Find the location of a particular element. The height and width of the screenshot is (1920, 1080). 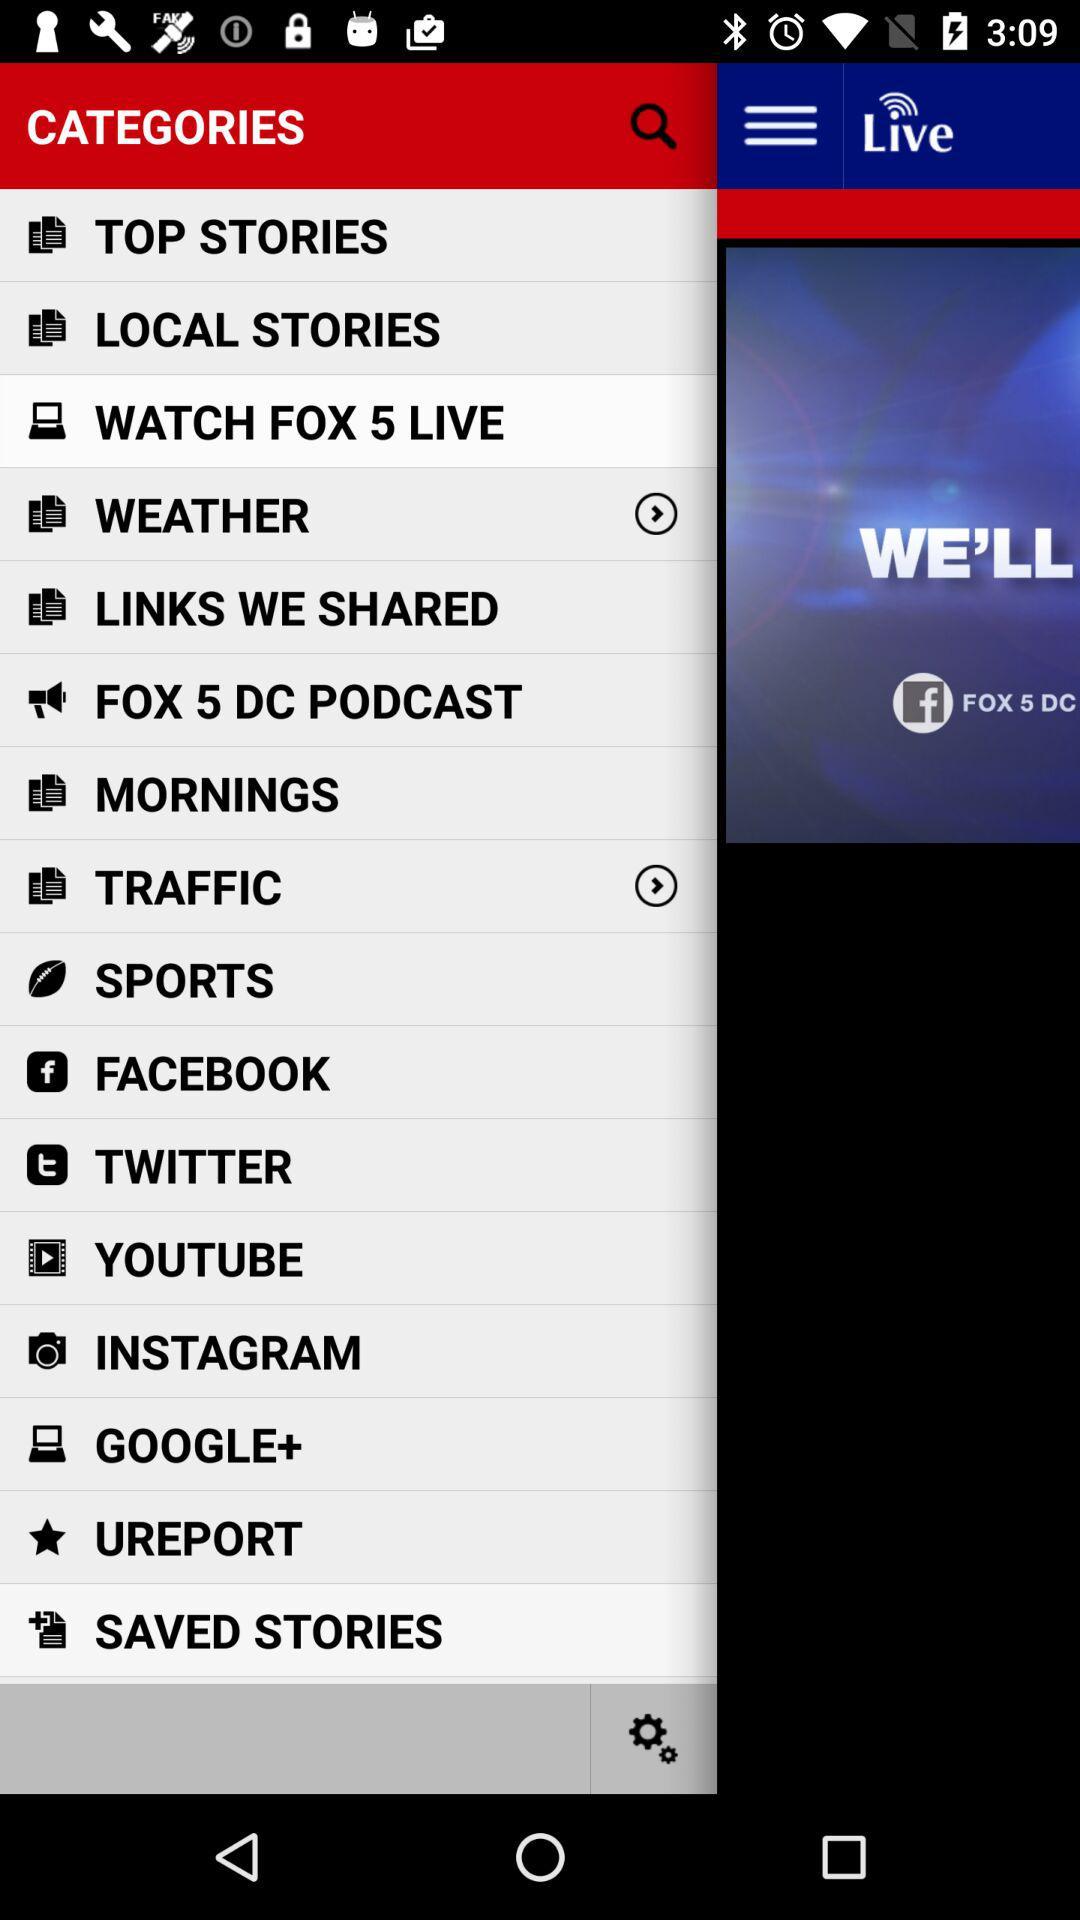

live is located at coordinates (906, 124).